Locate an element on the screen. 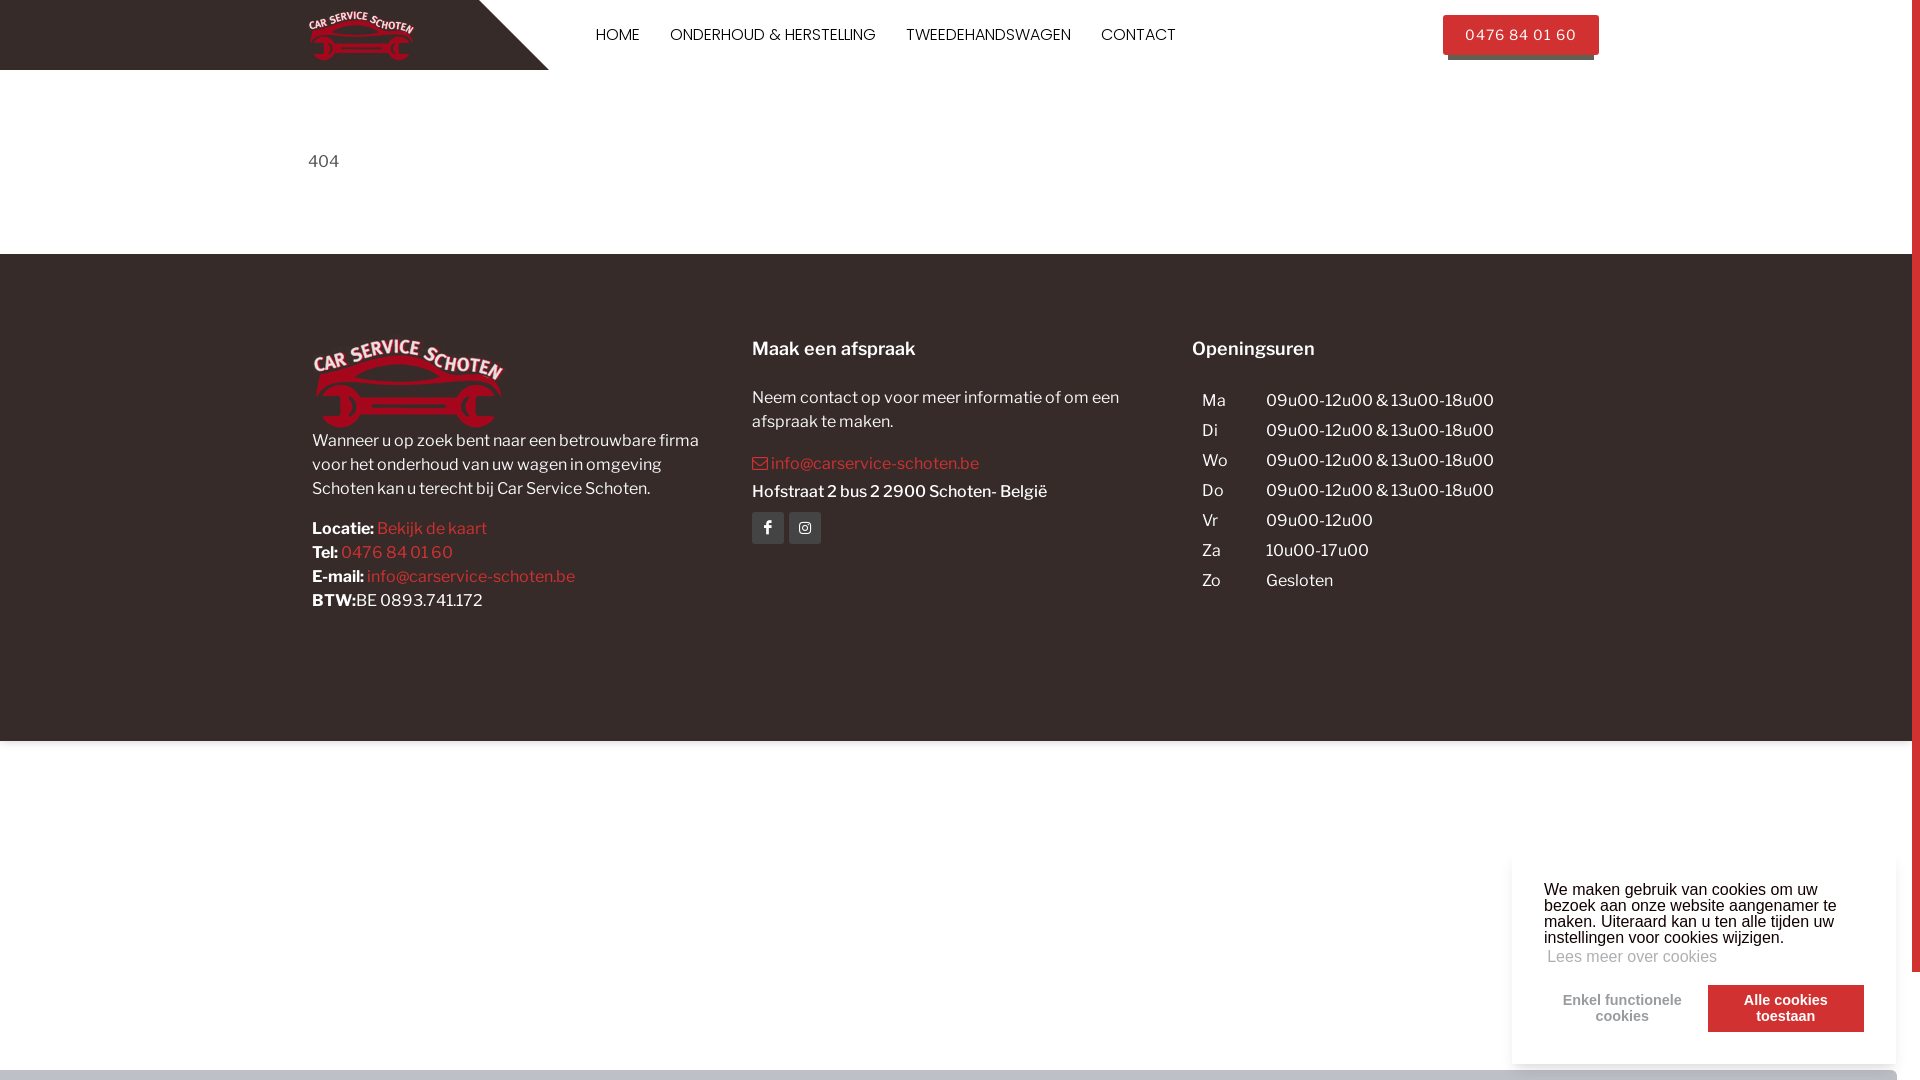  'Facebook' is located at coordinates (805, 527).